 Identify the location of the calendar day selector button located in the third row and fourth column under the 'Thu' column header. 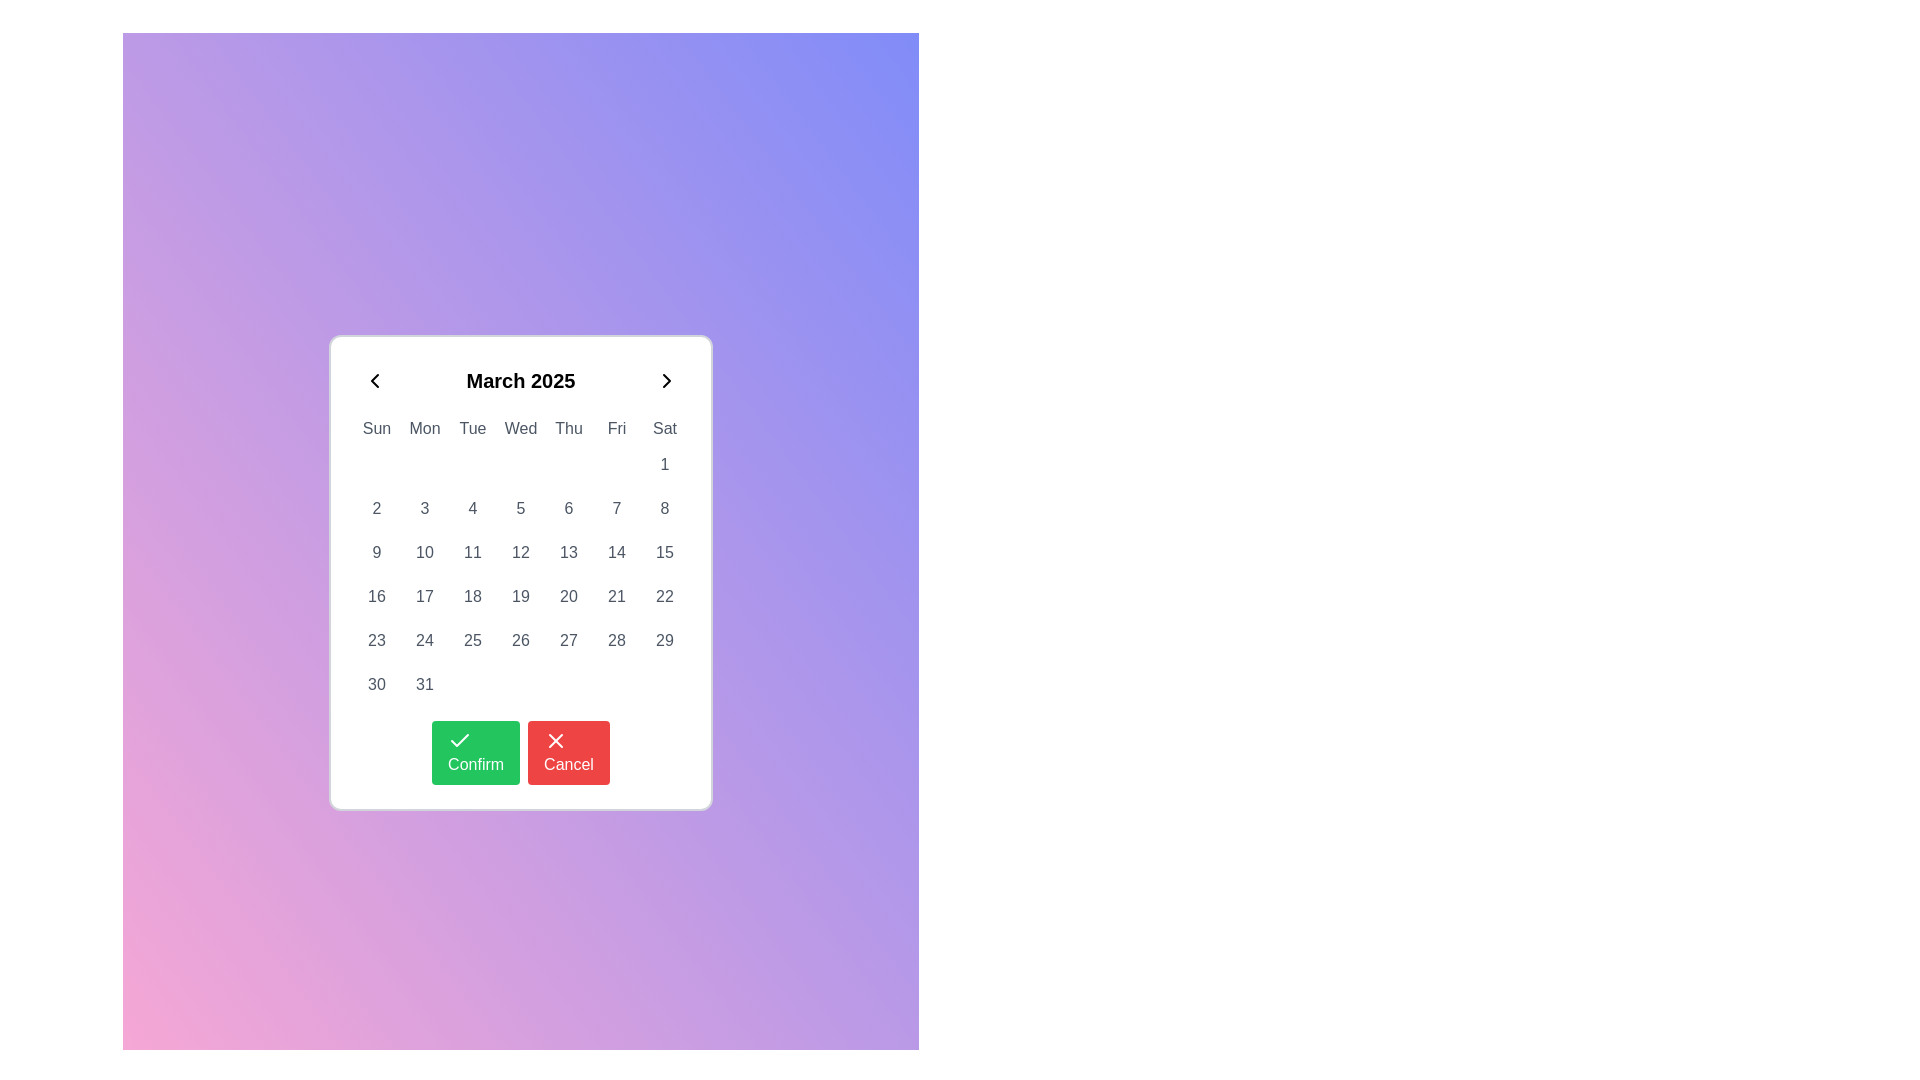
(521, 508).